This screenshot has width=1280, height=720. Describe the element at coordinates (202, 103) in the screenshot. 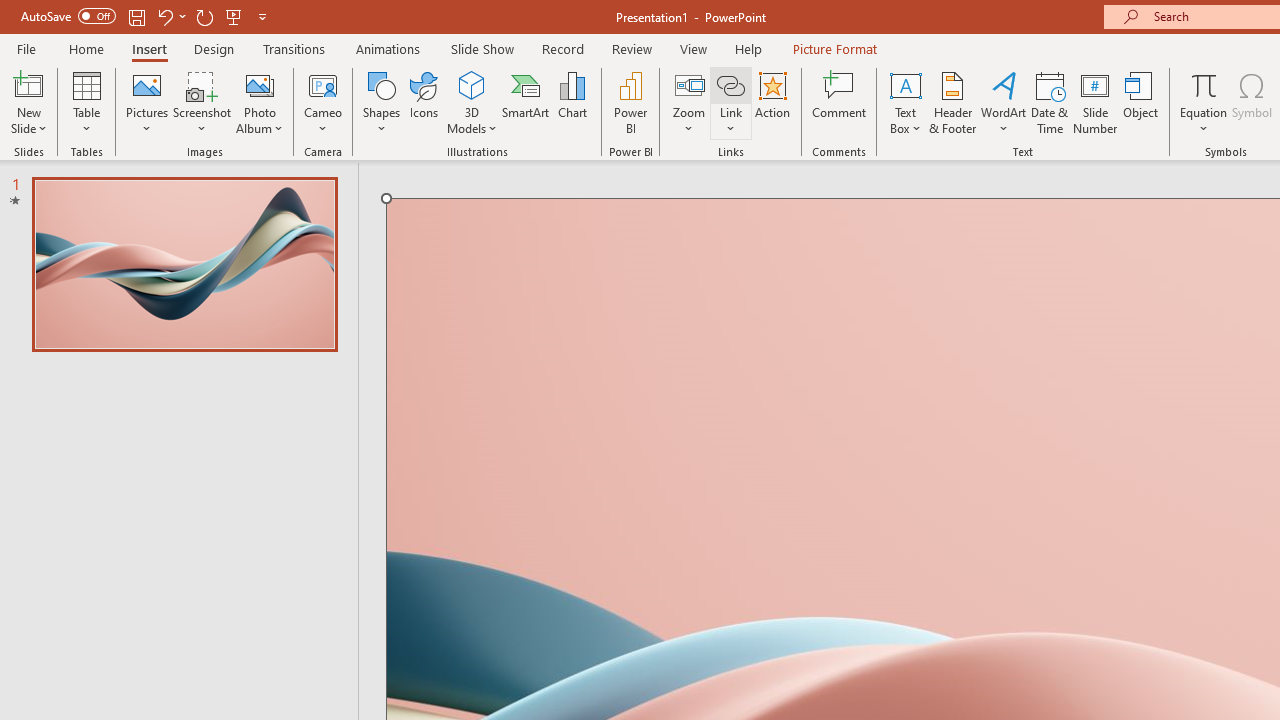

I see `'Screenshot'` at that location.